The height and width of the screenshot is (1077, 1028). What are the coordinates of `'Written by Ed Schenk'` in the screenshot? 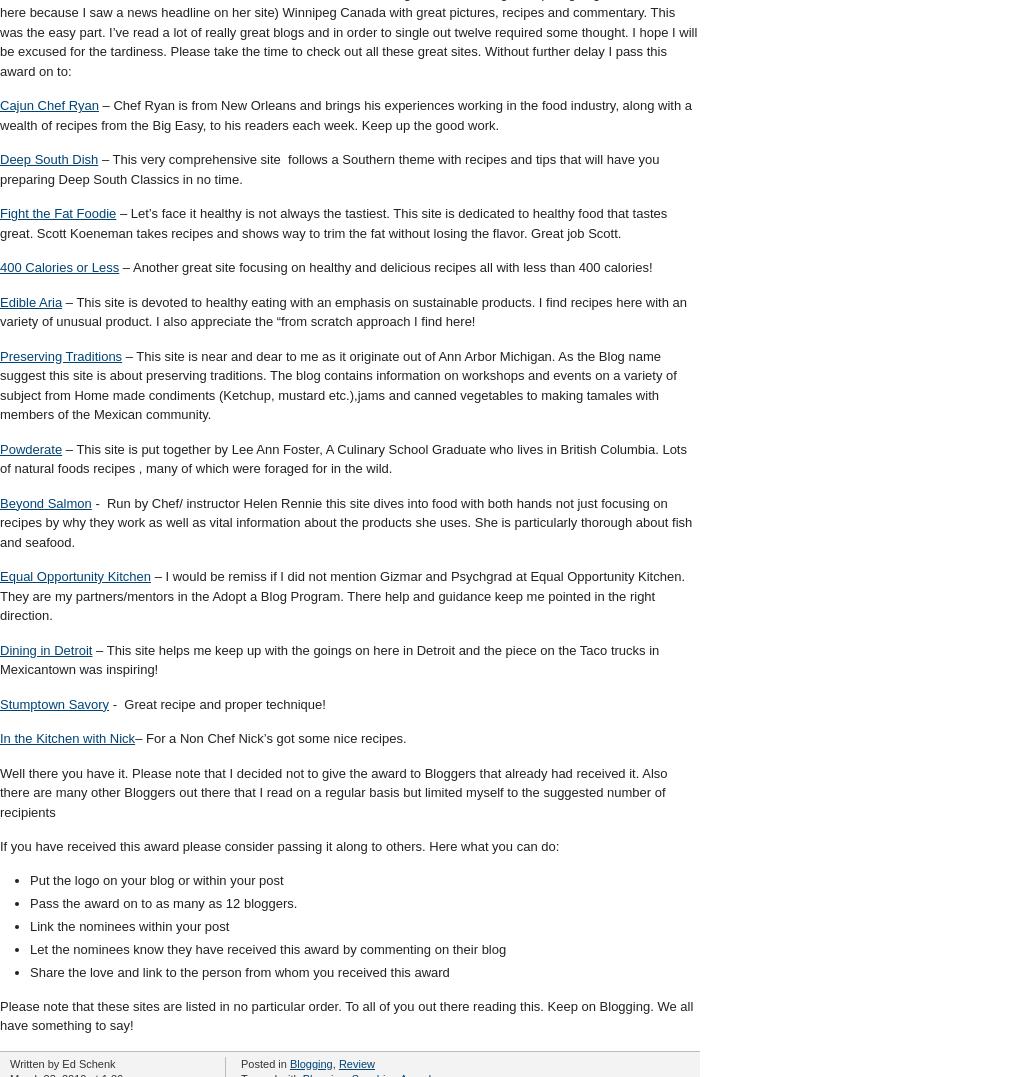 It's located at (9, 1062).